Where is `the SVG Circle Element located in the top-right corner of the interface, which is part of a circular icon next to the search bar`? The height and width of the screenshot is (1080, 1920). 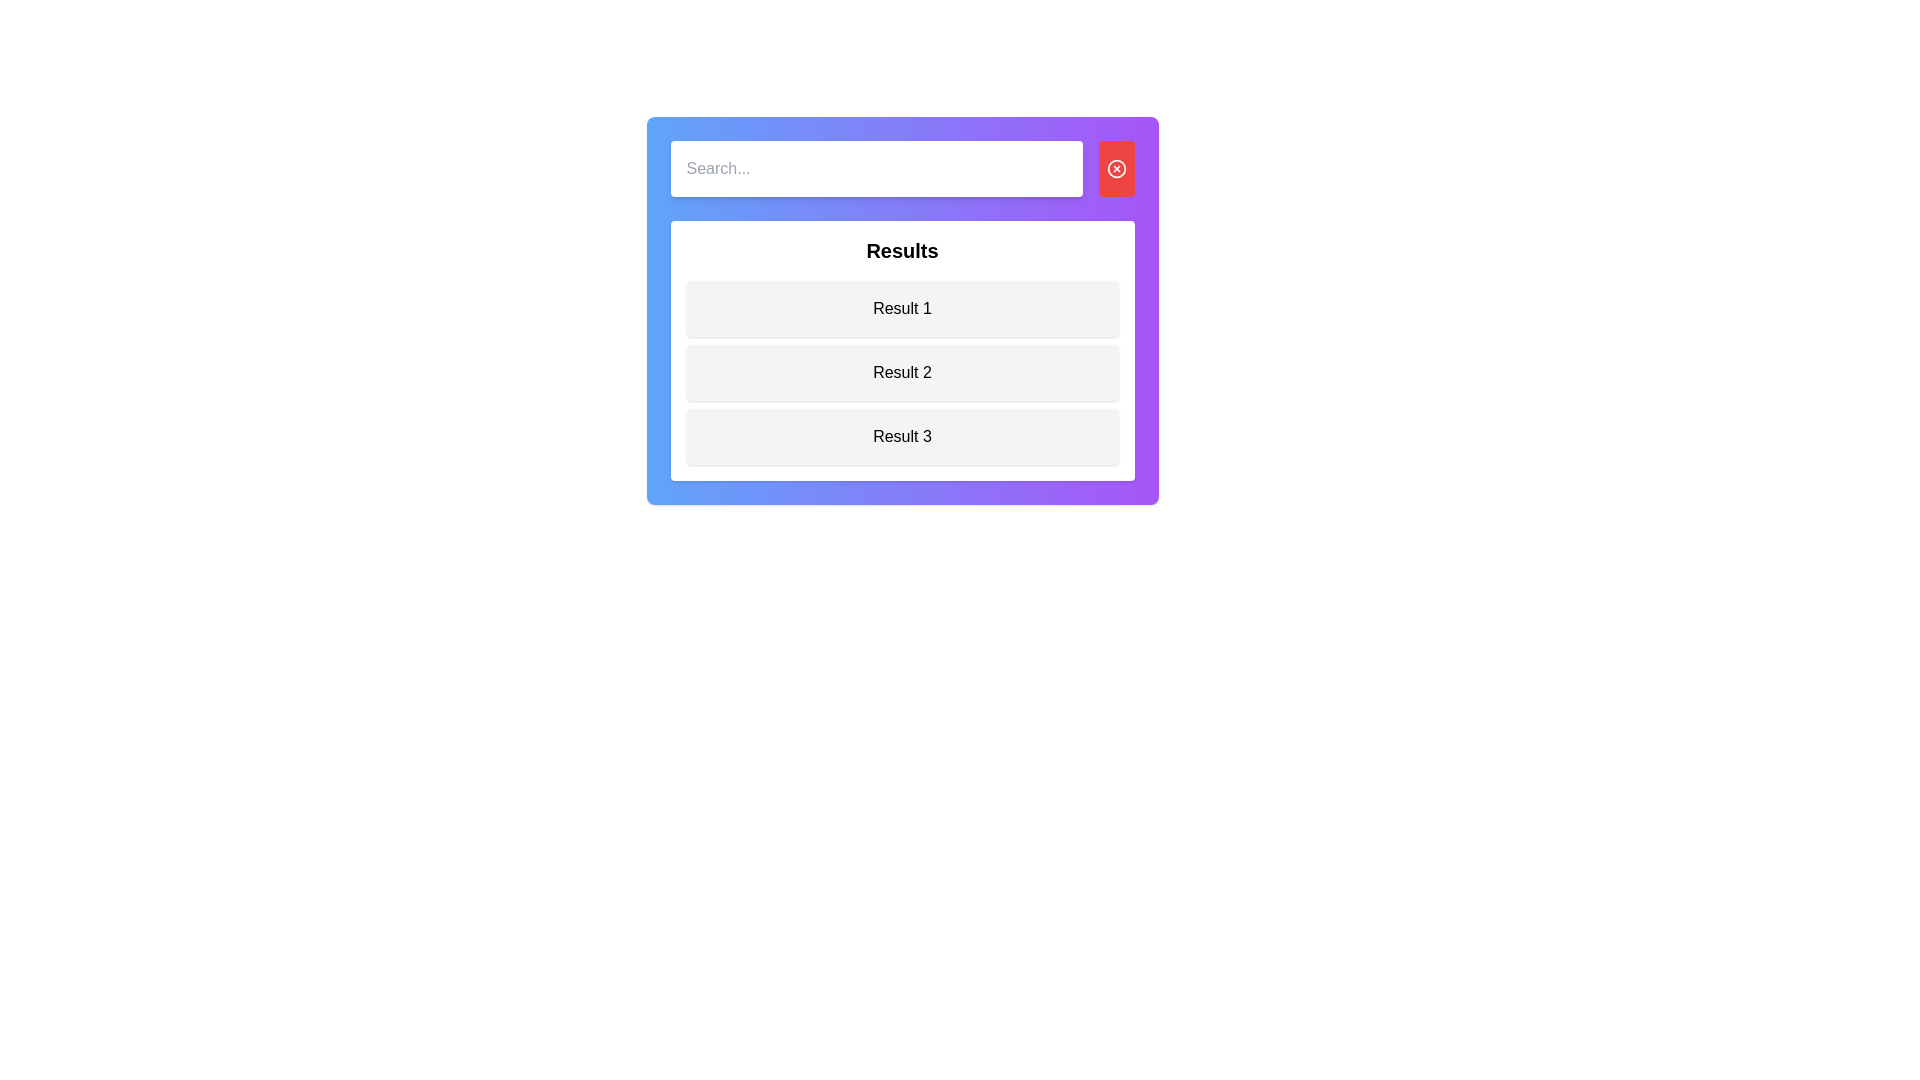 the SVG Circle Element located in the top-right corner of the interface, which is part of a circular icon next to the search bar is located at coordinates (1115, 168).